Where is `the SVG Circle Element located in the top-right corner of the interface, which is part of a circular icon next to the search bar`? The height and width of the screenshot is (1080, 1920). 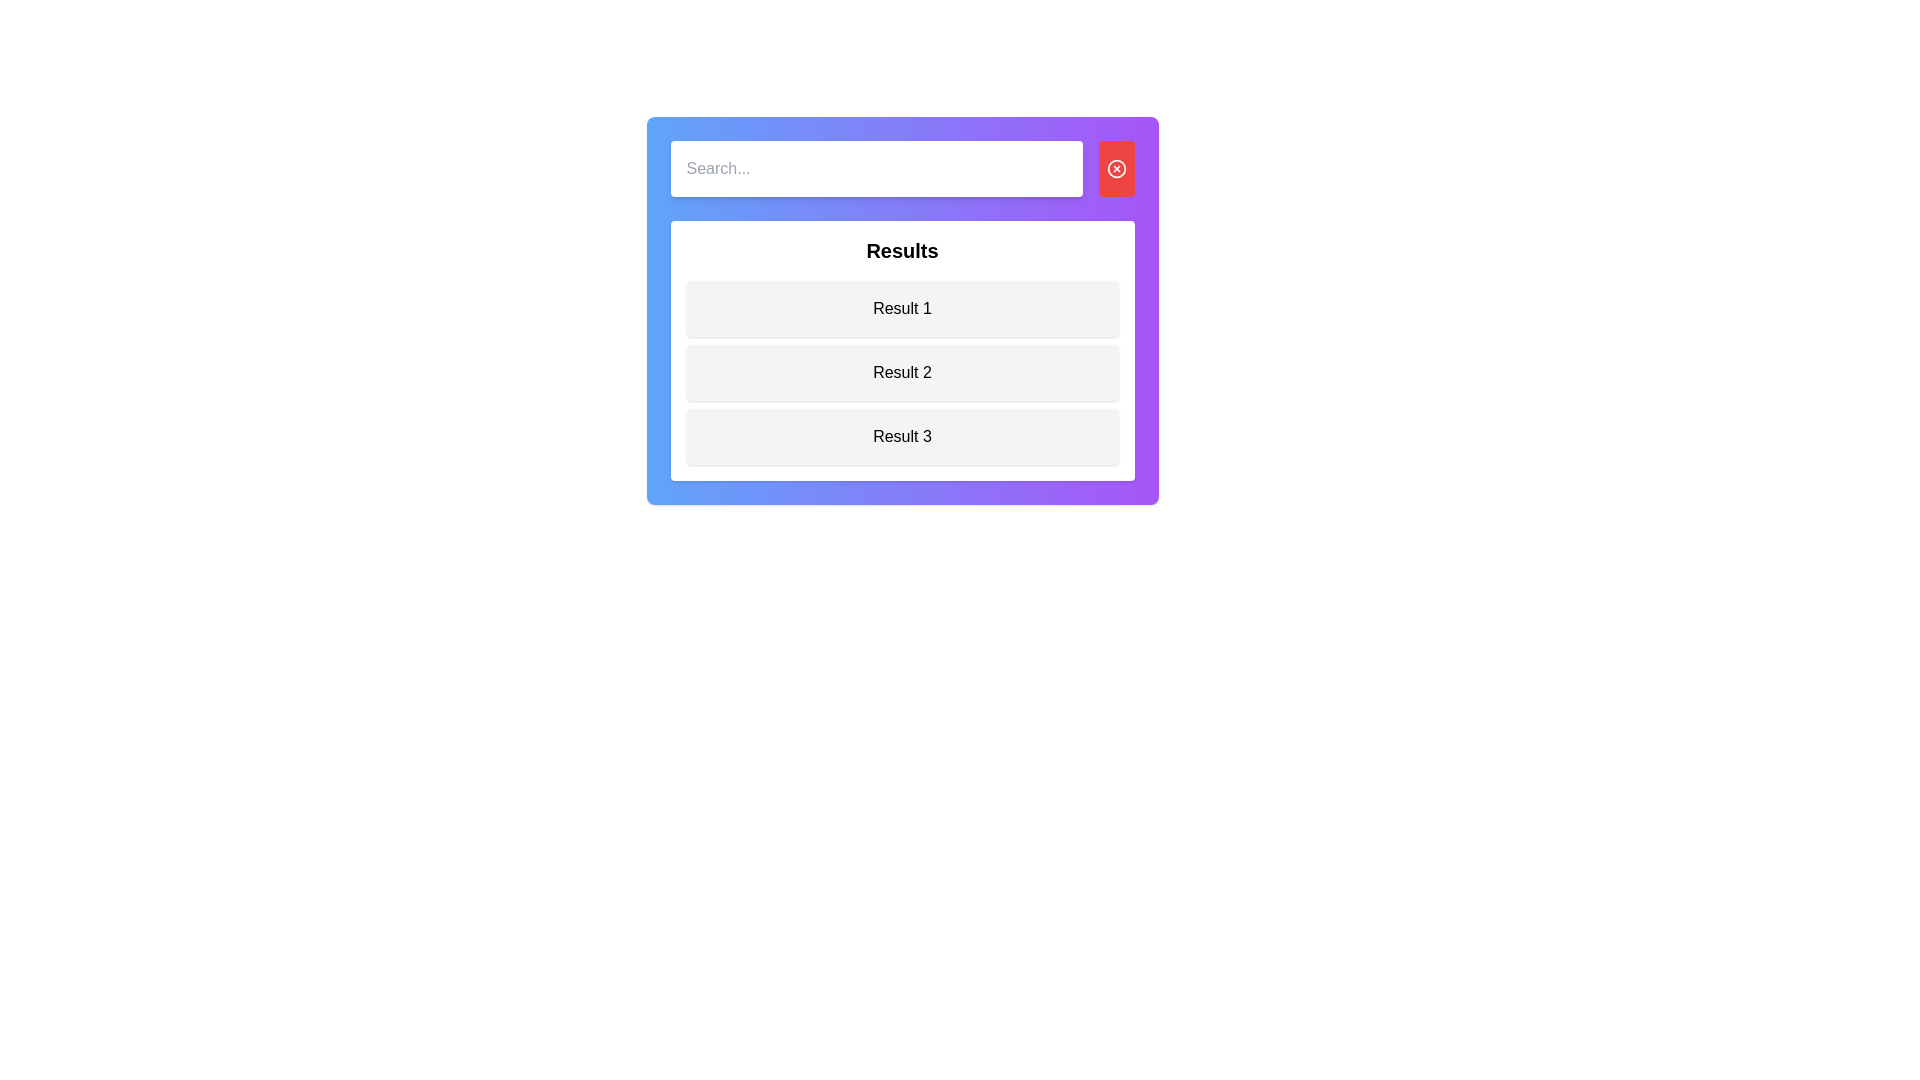 the SVG Circle Element located in the top-right corner of the interface, which is part of a circular icon next to the search bar is located at coordinates (1115, 168).